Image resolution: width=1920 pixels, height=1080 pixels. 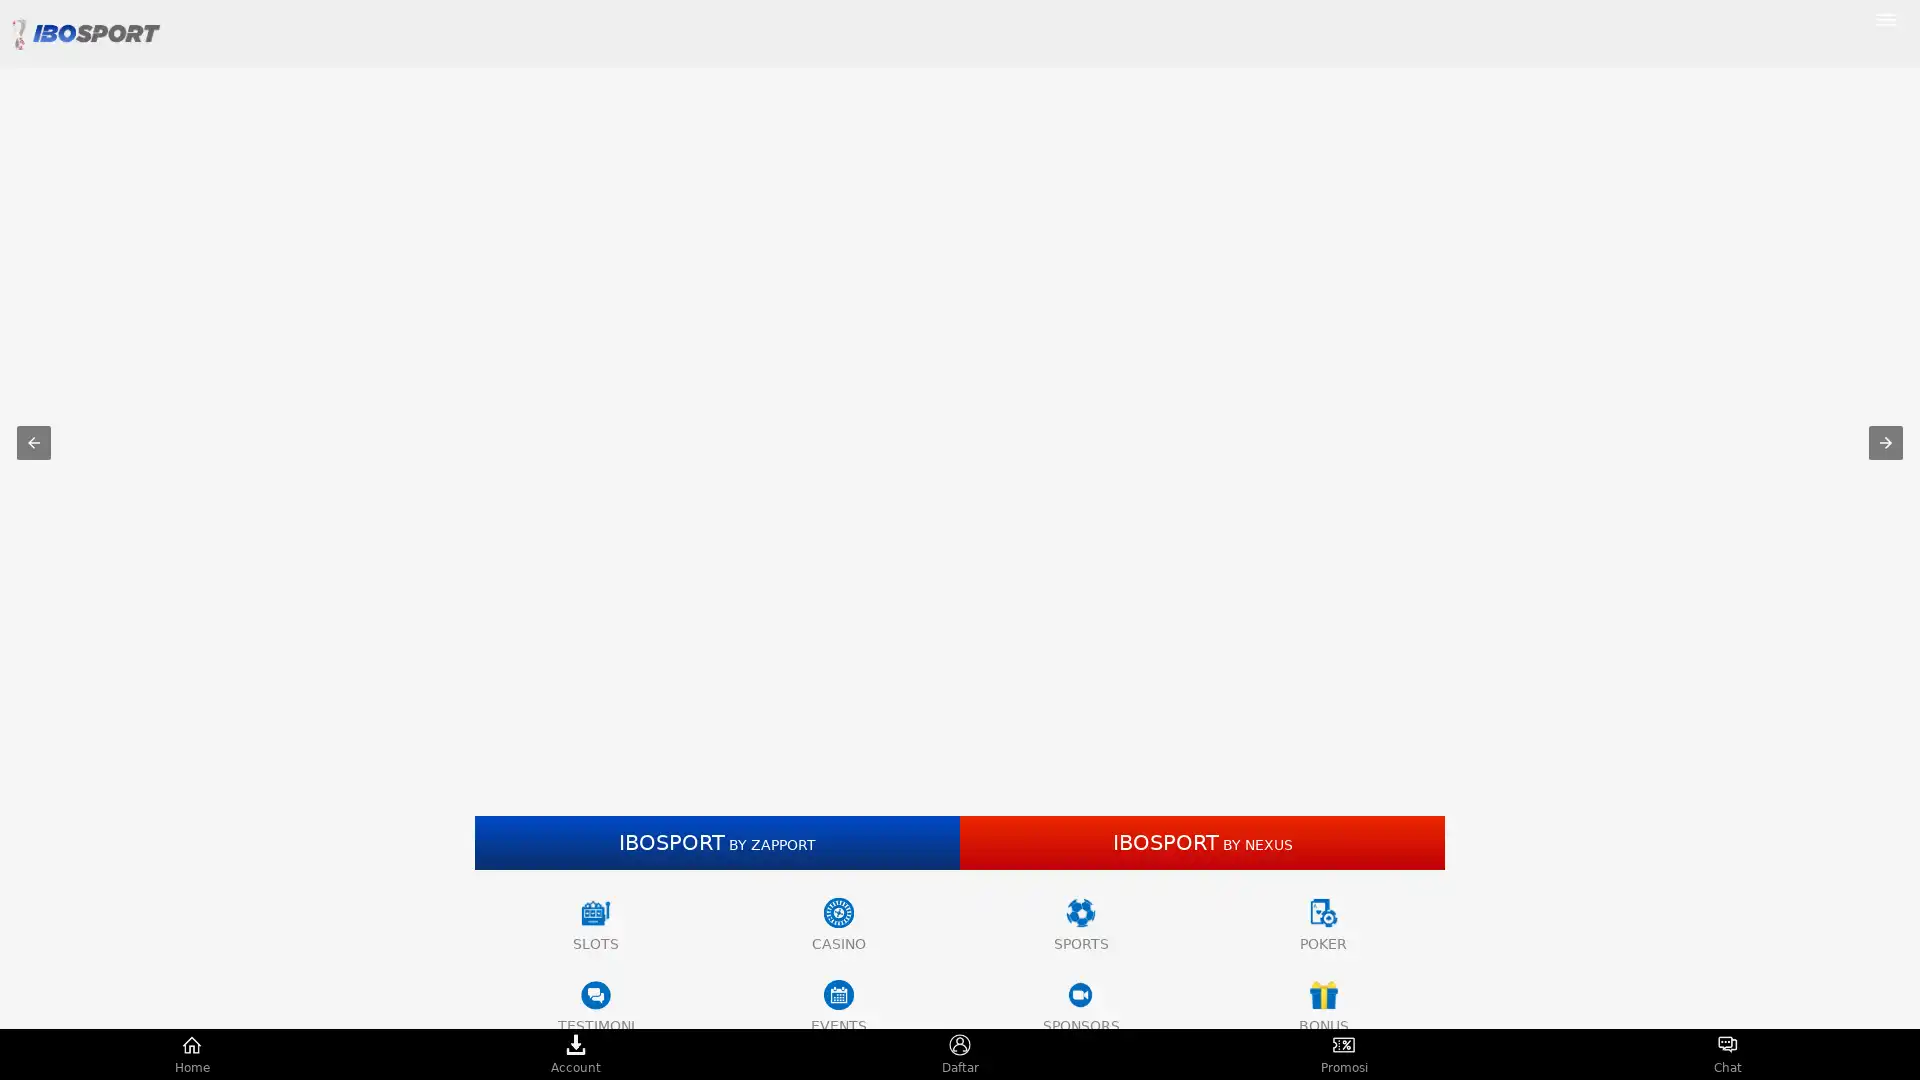 What do you see at coordinates (1885, 442) in the screenshot?
I see `Next item in carousel (5 of 5)` at bounding box center [1885, 442].